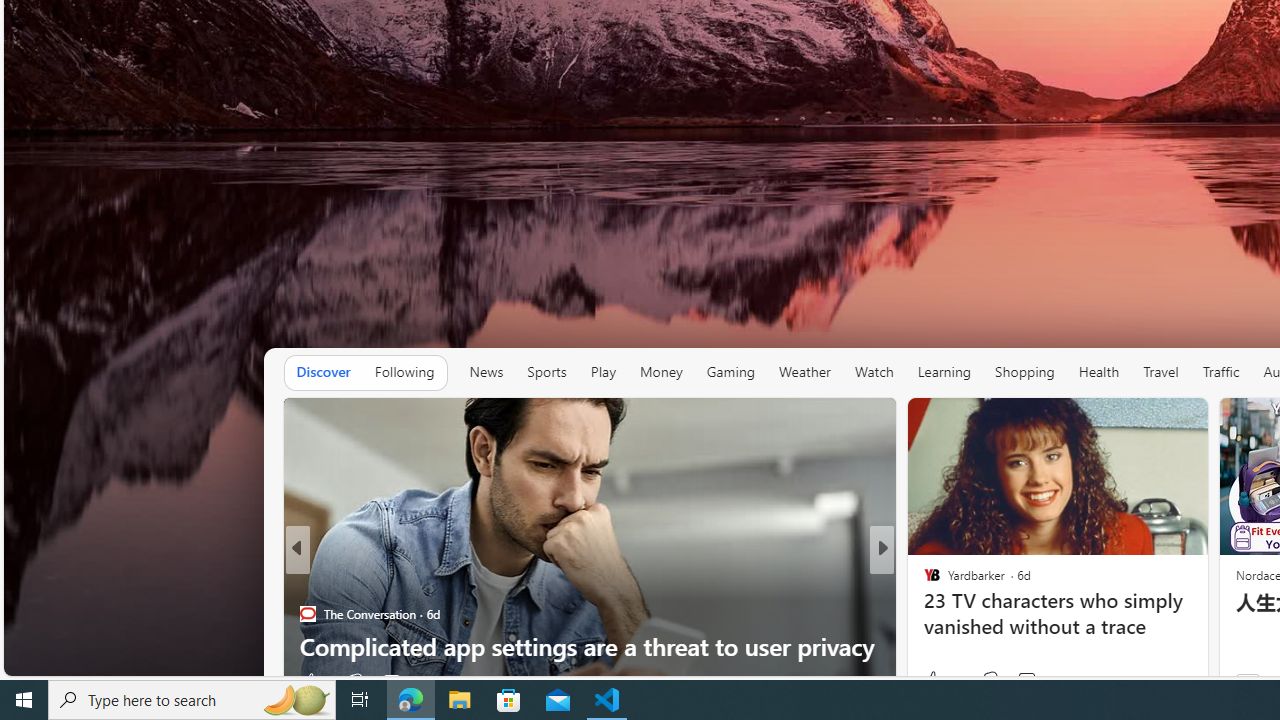  Describe the element at coordinates (1014, 680) in the screenshot. I see `'View comments 25 Comment'` at that location.